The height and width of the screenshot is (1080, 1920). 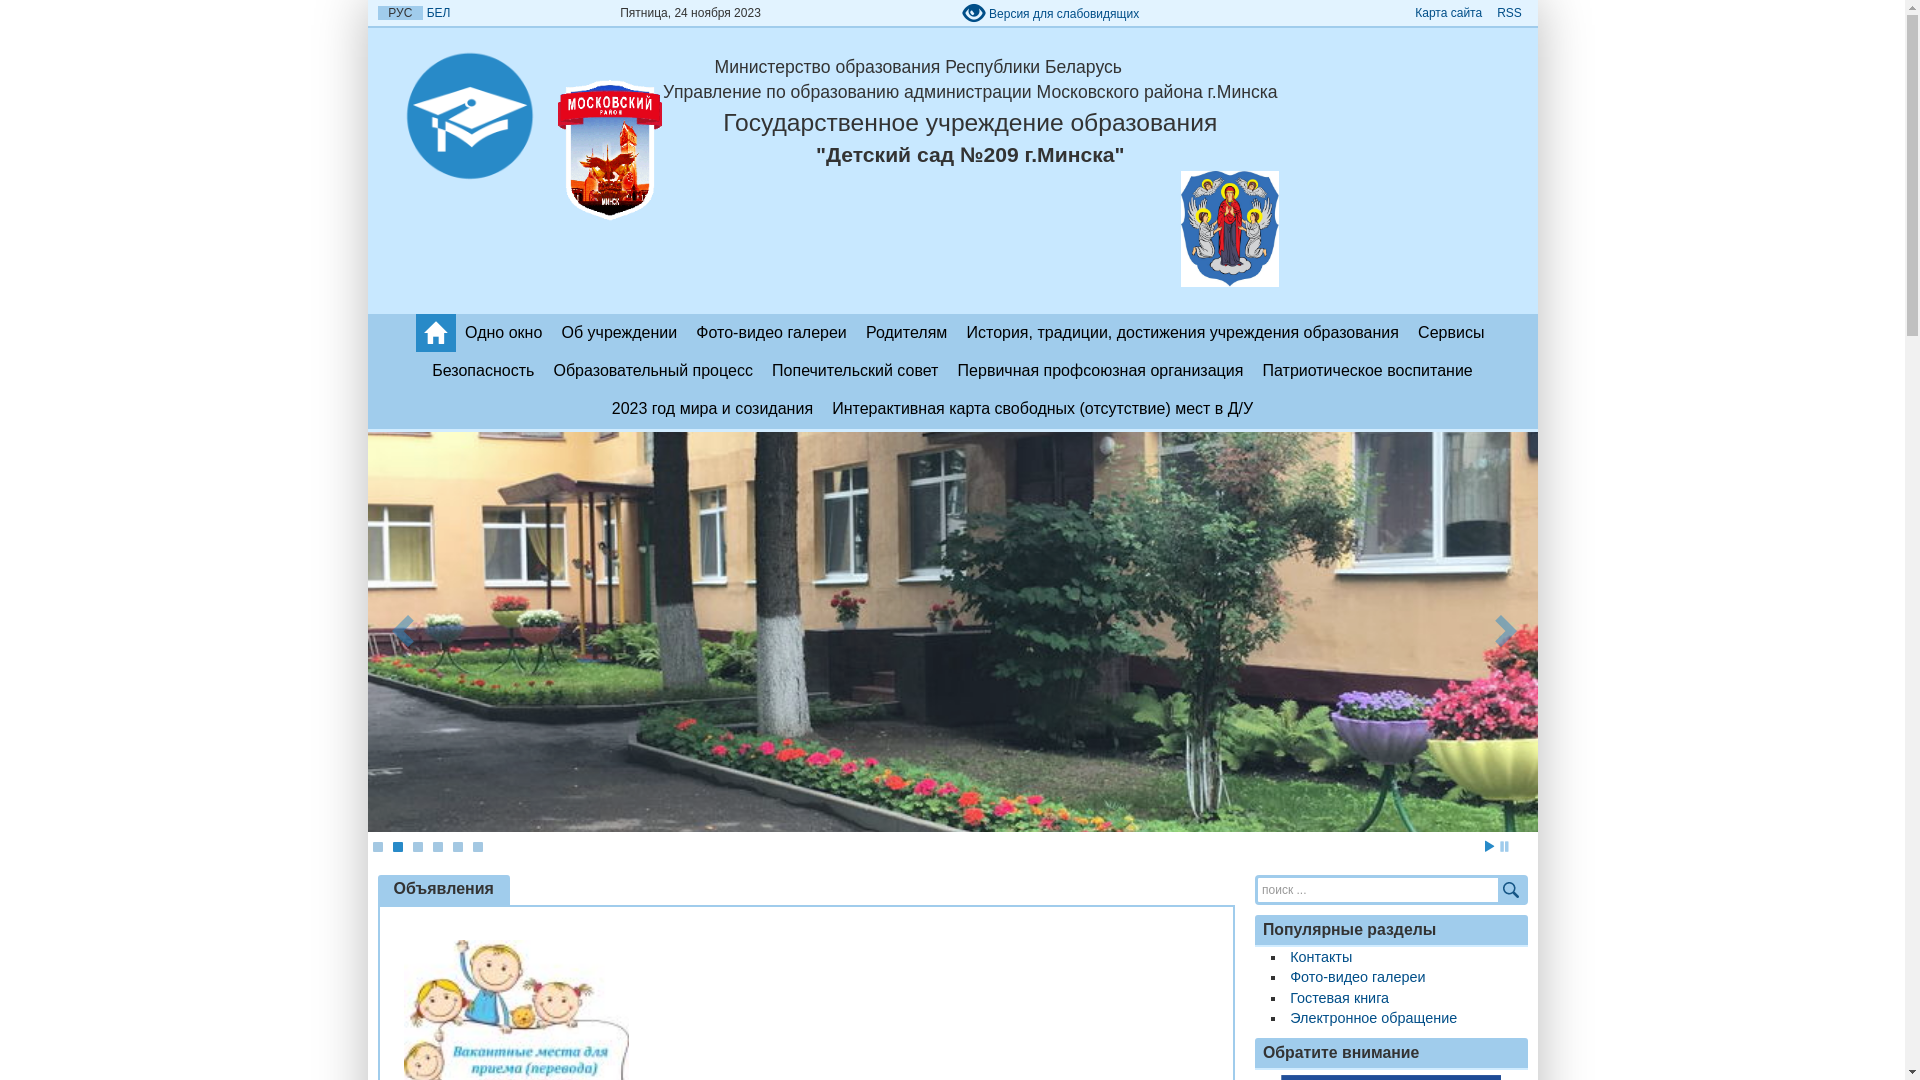 What do you see at coordinates (475, 847) in the screenshot?
I see `'6'` at bounding box center [475, 847].